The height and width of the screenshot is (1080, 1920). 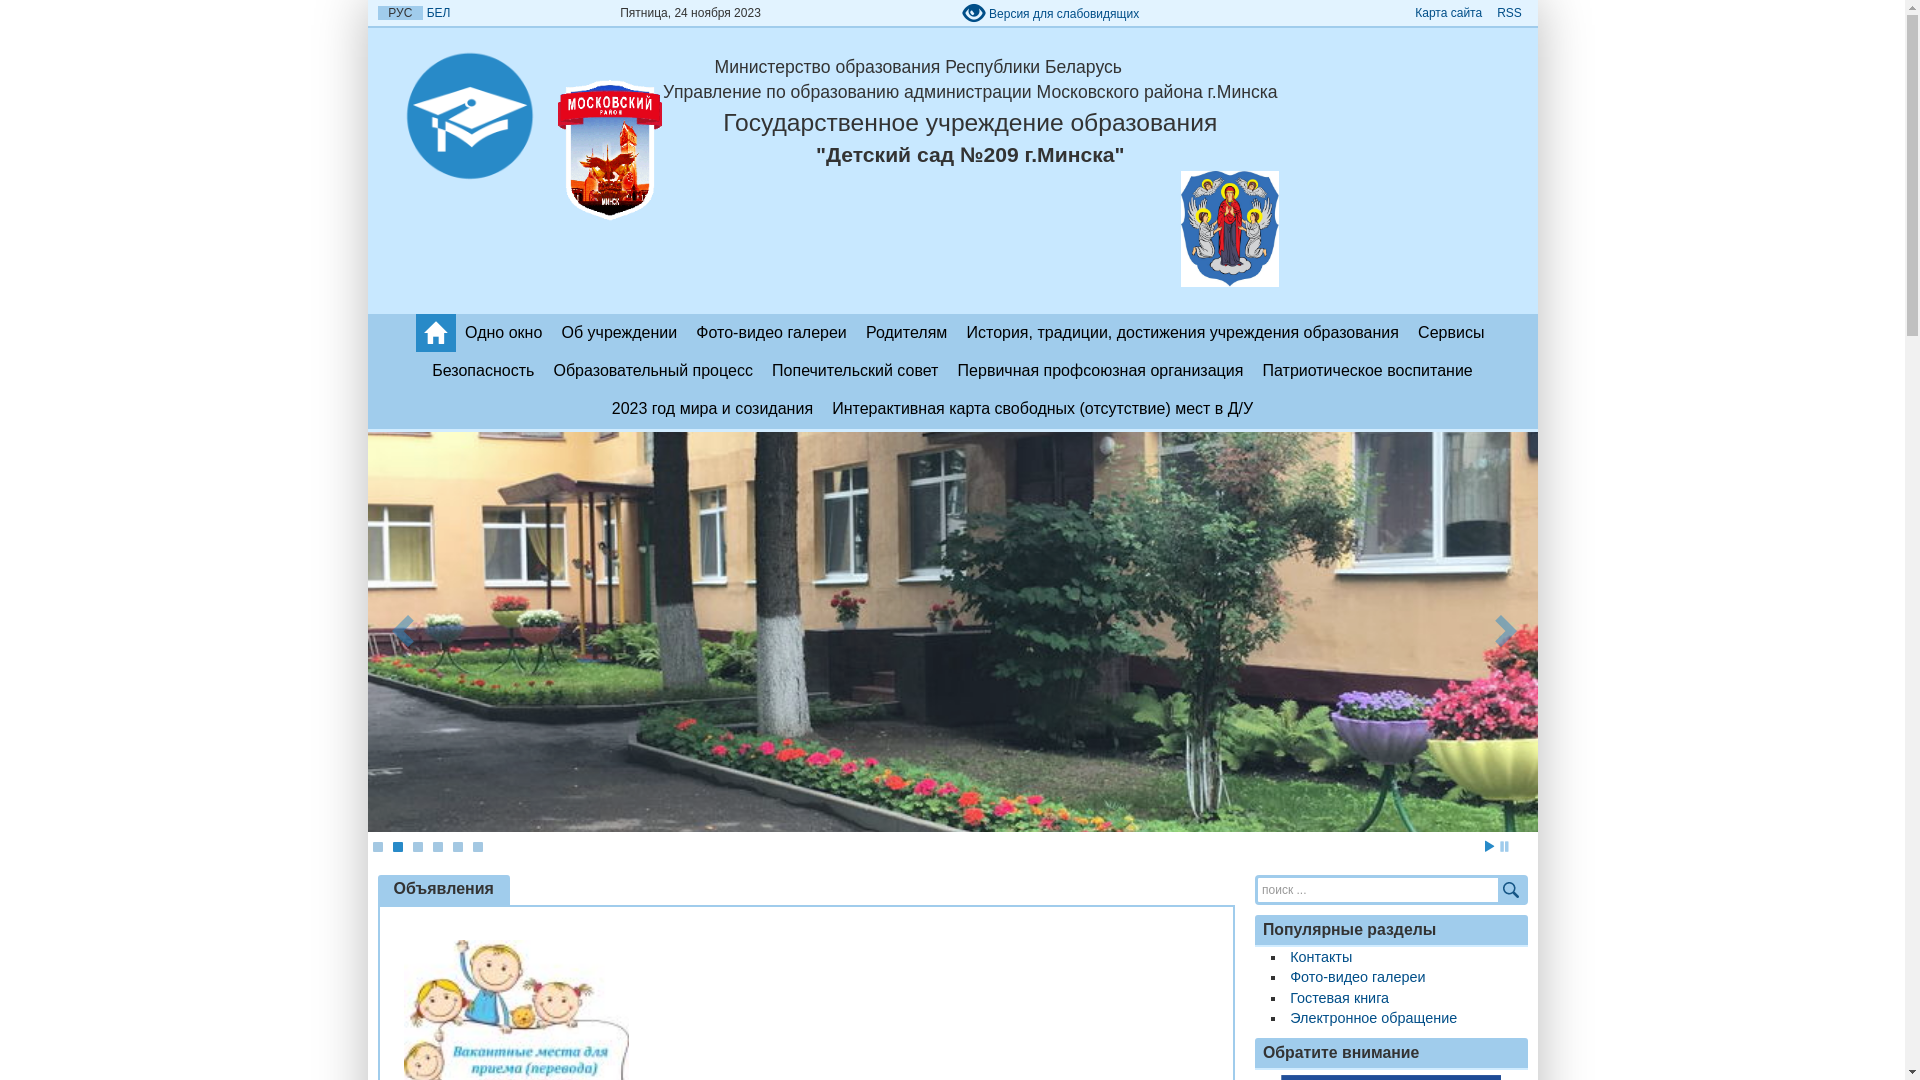 What do you see at coordinates (475, 847) in the screenshot?
I see `'6'` at bounding box center [475, 847].